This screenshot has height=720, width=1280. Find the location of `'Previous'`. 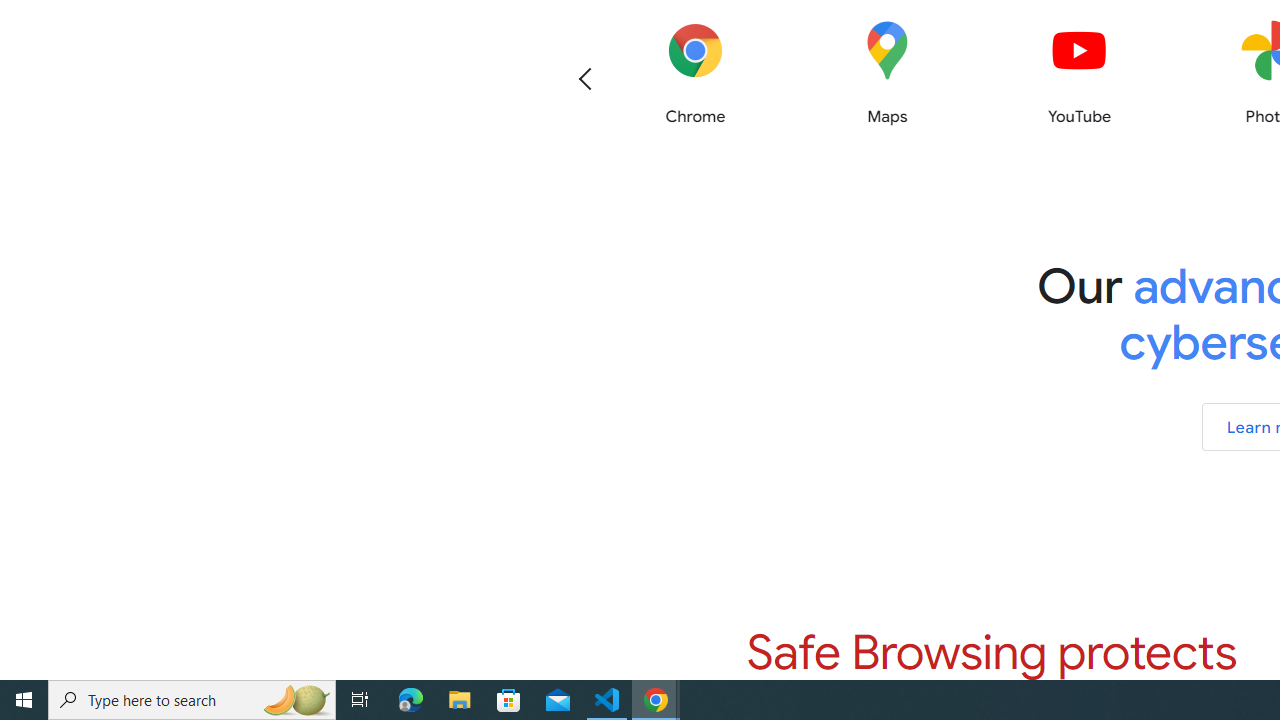

'Previous' is located at coordinates (584, 77).